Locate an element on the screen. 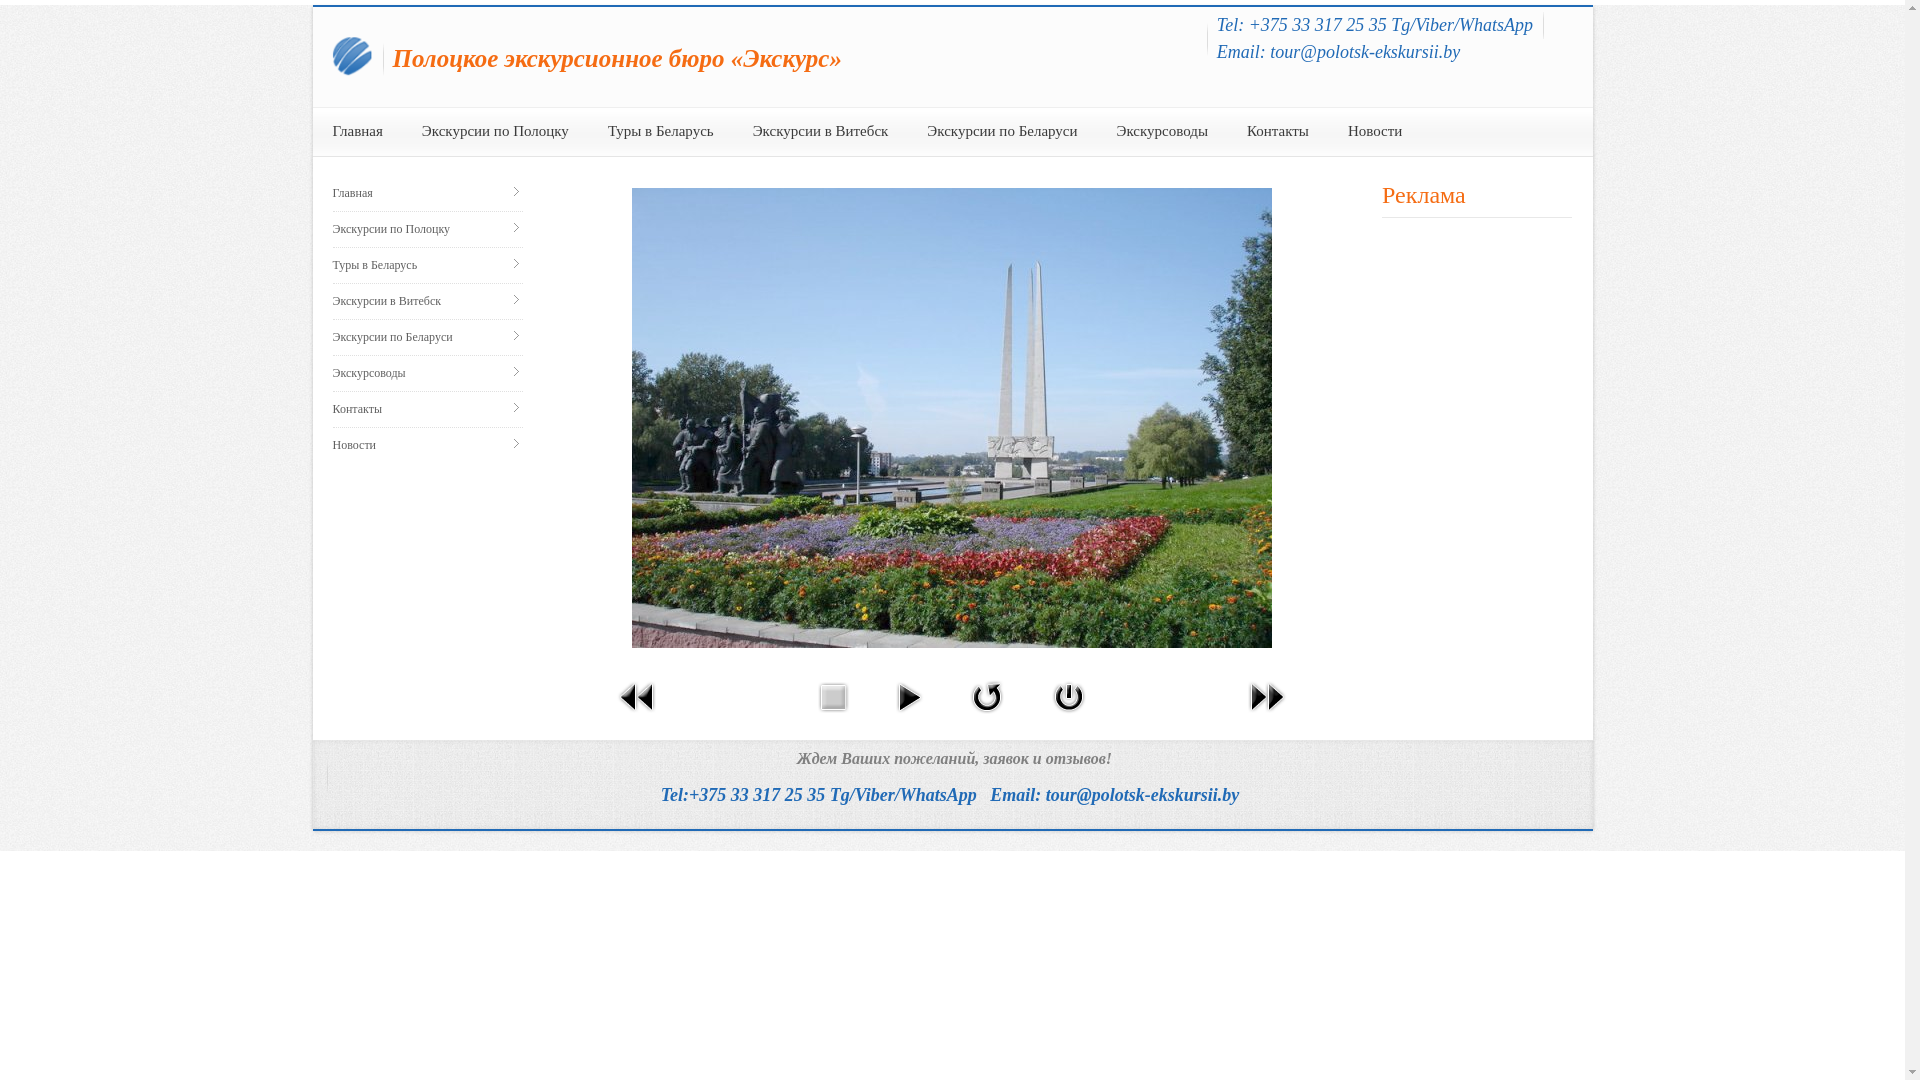  'Tel: +375 33 317 25 35 Tg/Viber/WhatsApp' is located at coordinates (1373, 24).